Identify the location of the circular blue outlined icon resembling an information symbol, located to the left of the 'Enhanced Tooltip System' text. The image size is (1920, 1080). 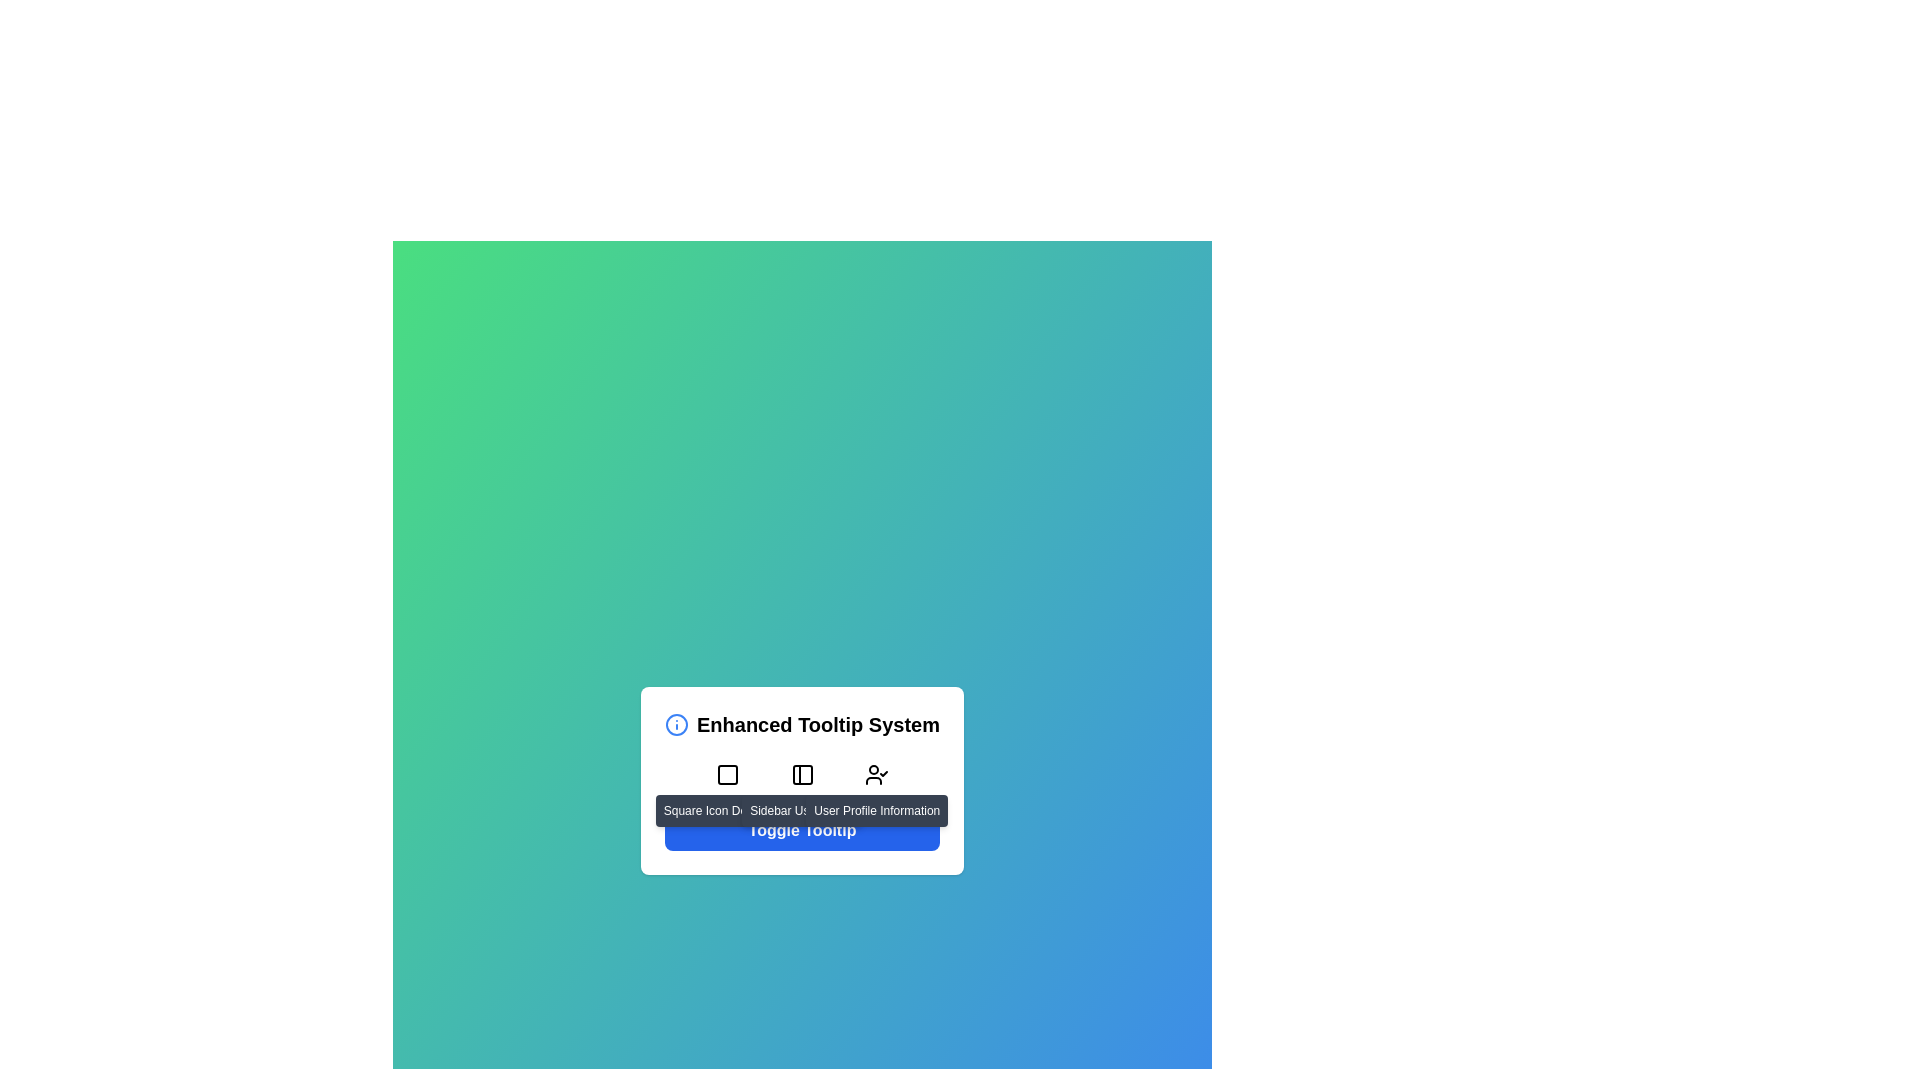
(676, 725).